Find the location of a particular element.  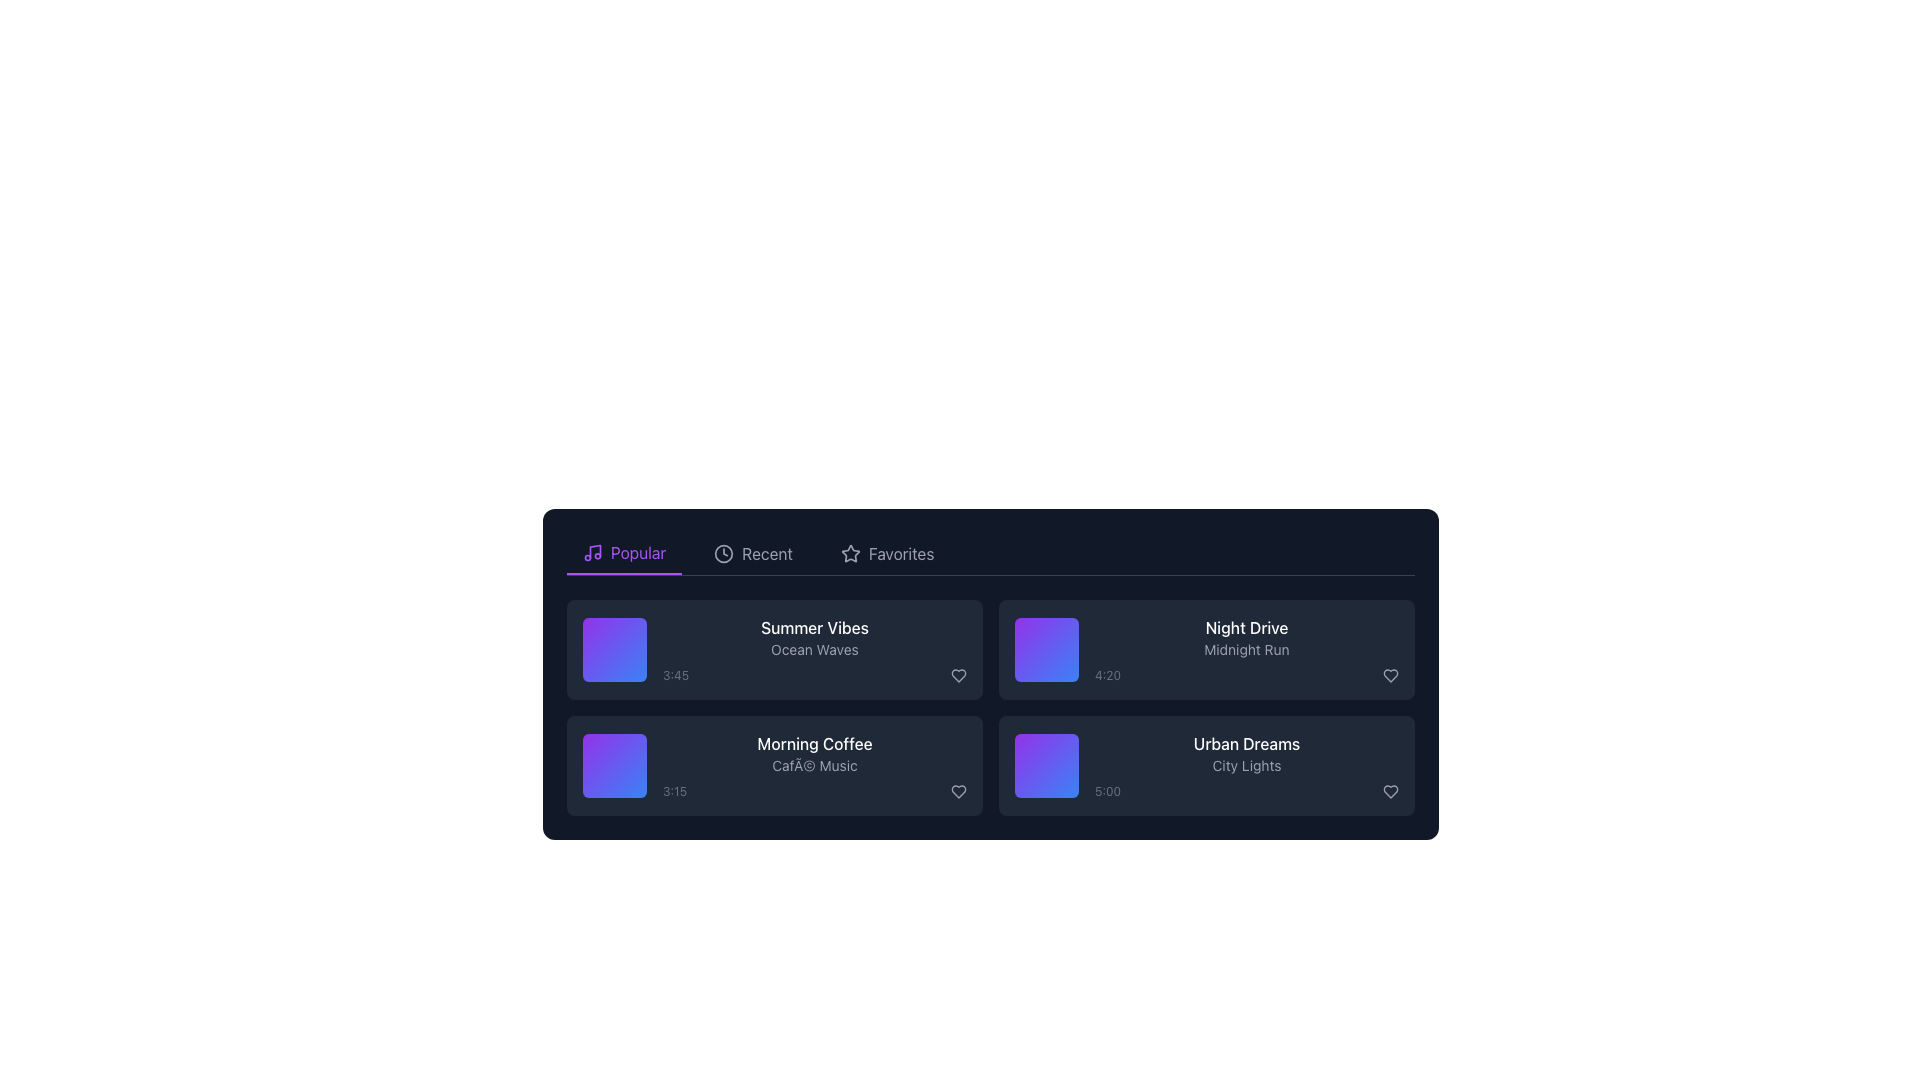

the Display card containing the texts 'Urban Dreams', 'City Lights', and '5:00', located in the bottom row of the right column of a two-element grid is located at coordinates (1246, 765).